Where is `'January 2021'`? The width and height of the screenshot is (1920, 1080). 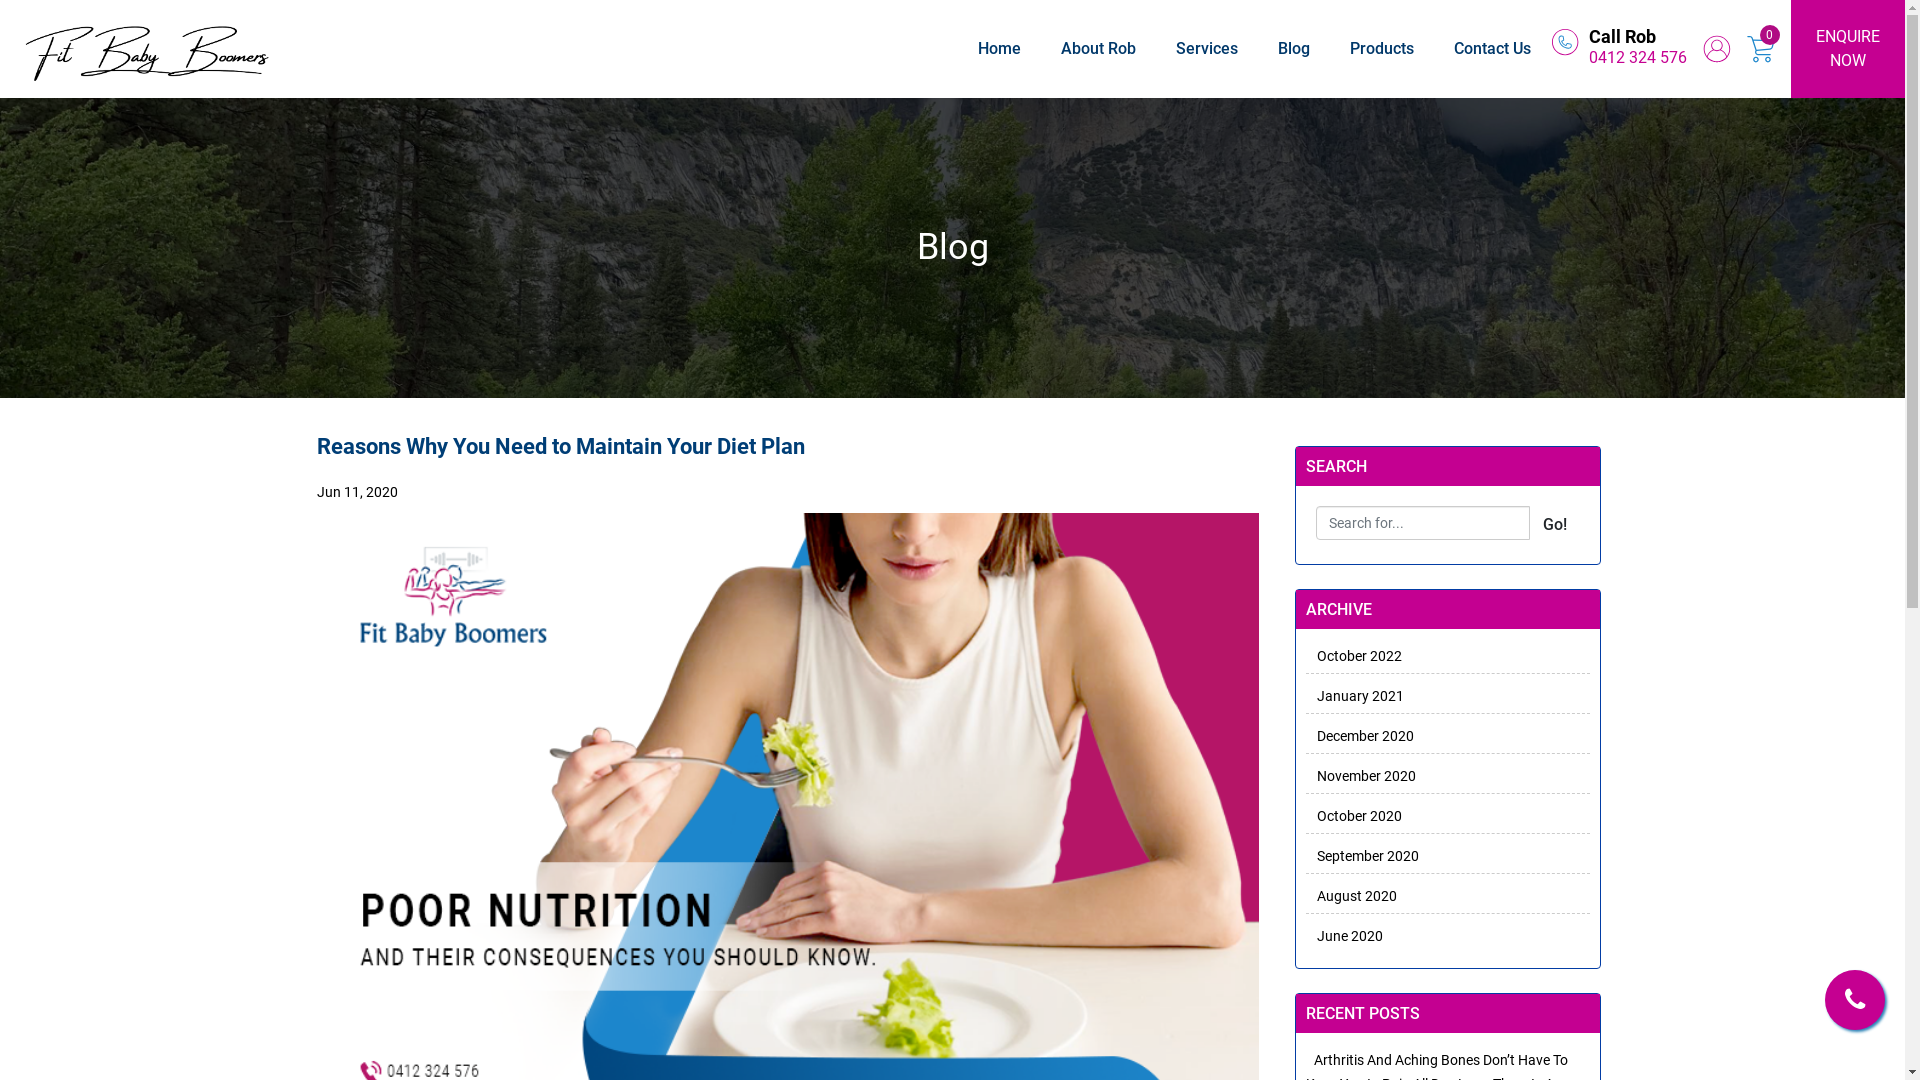 'January 2021' is located at coordinates (1354, 694).